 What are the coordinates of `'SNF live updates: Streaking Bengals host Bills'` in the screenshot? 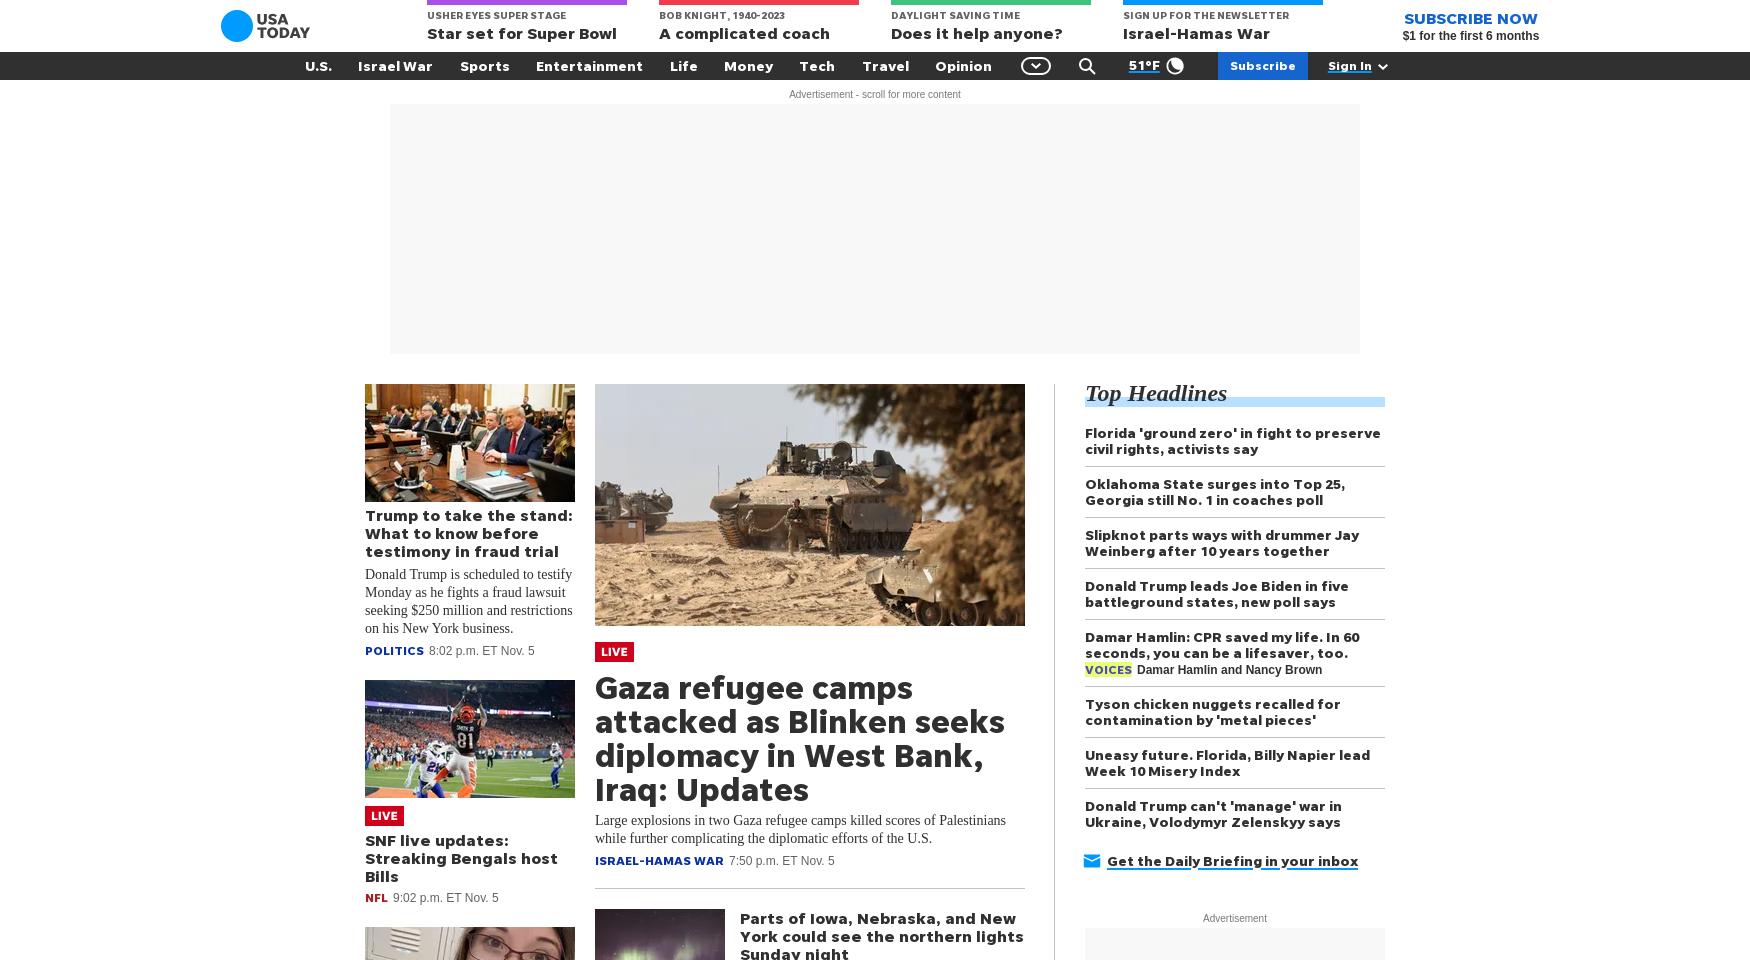 It's located at (461, 857).